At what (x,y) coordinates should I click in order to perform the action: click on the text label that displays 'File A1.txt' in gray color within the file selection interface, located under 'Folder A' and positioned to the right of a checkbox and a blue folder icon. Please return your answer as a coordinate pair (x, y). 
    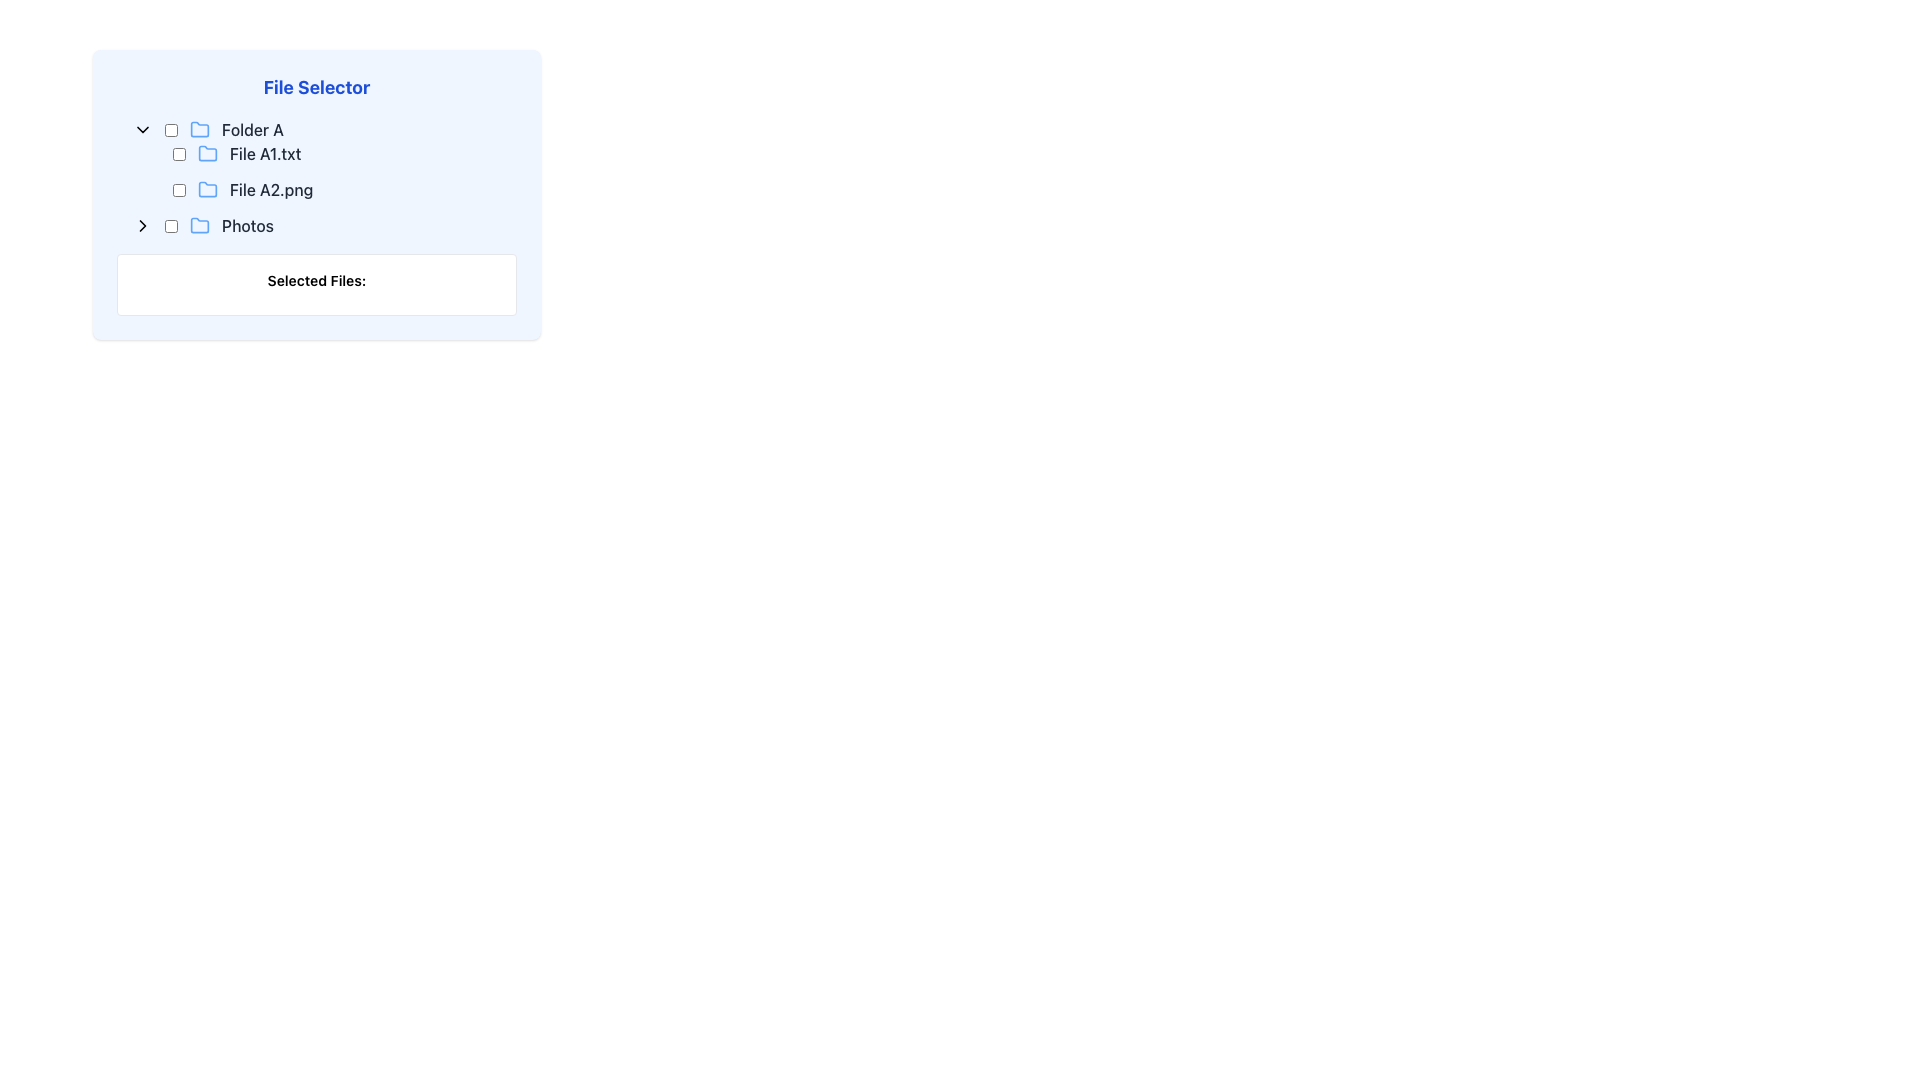
    Looking at the image, I should click on (264, 153).